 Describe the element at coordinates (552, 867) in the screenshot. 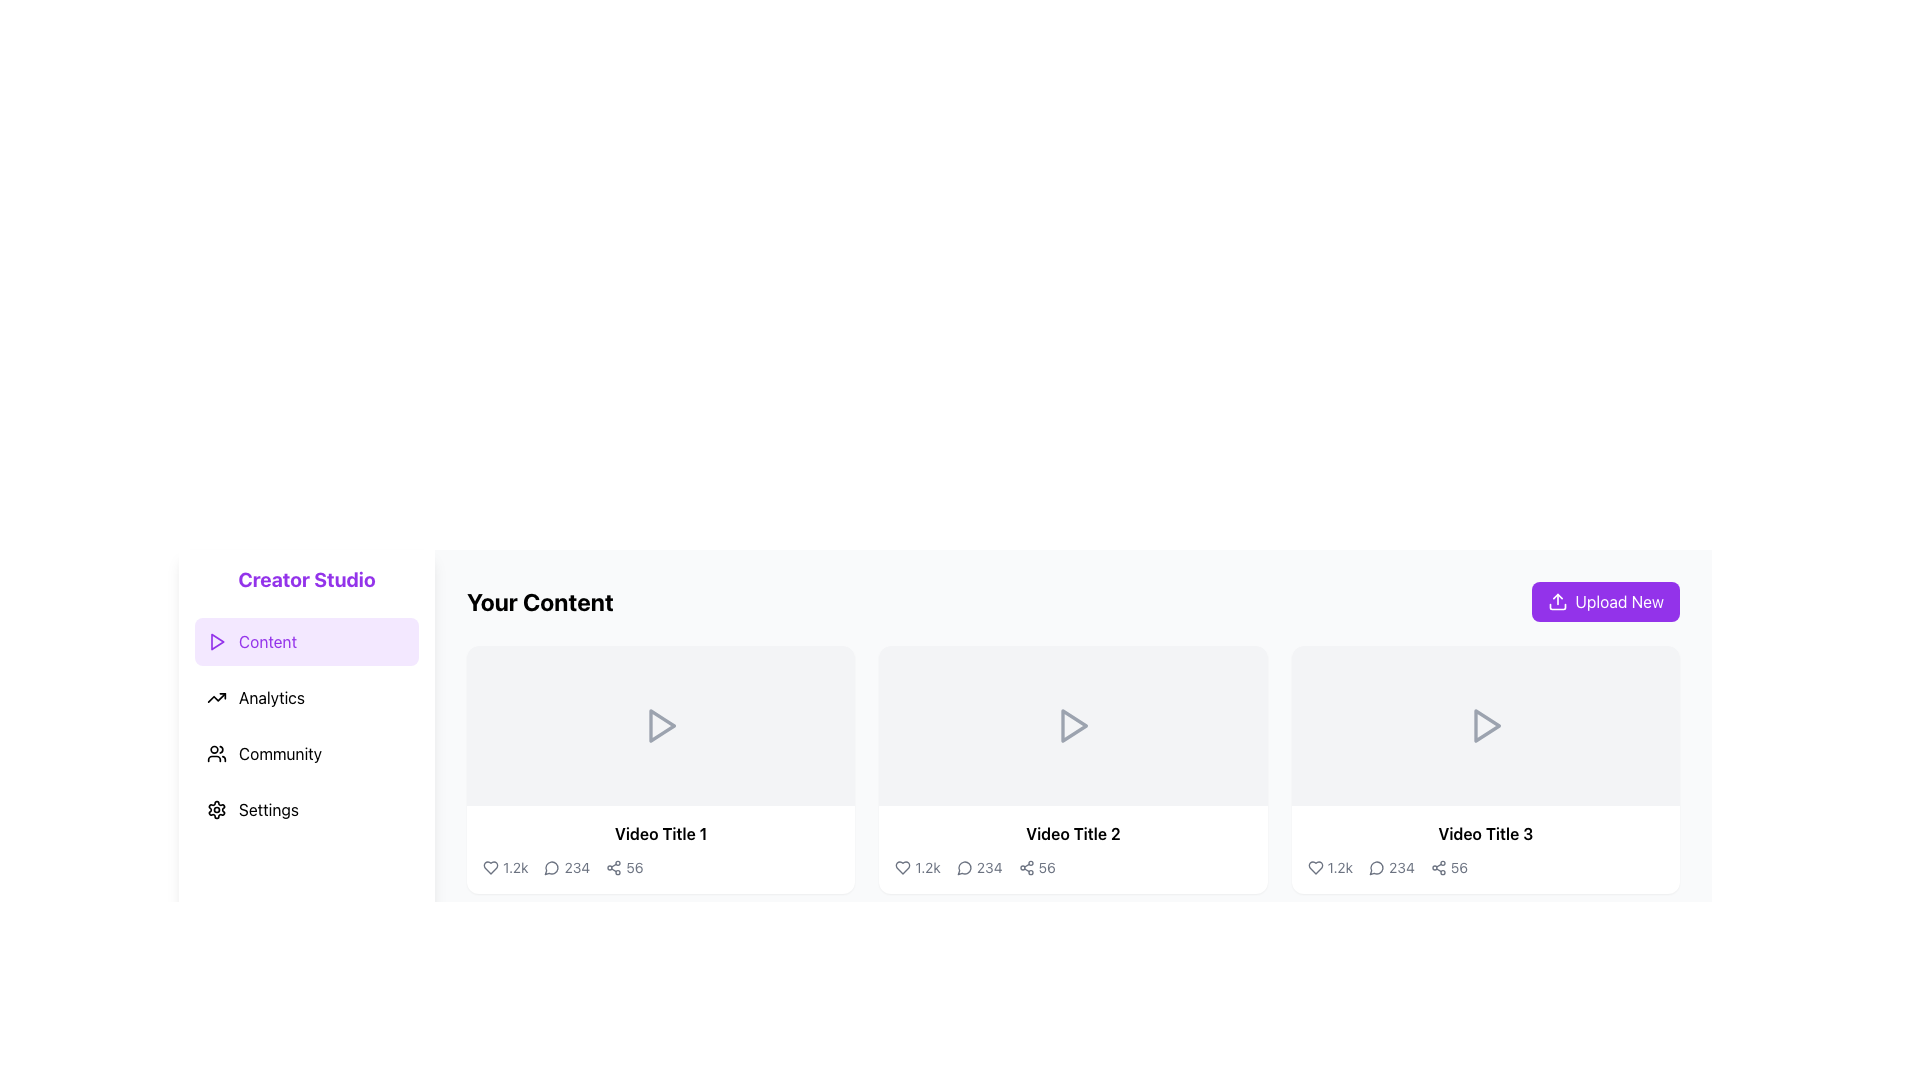

I see `the message bubble icon located beneath the first video thumbnail titled 'Video Title 1', adjacent to the '1.2k' and '234' counters` at that location.